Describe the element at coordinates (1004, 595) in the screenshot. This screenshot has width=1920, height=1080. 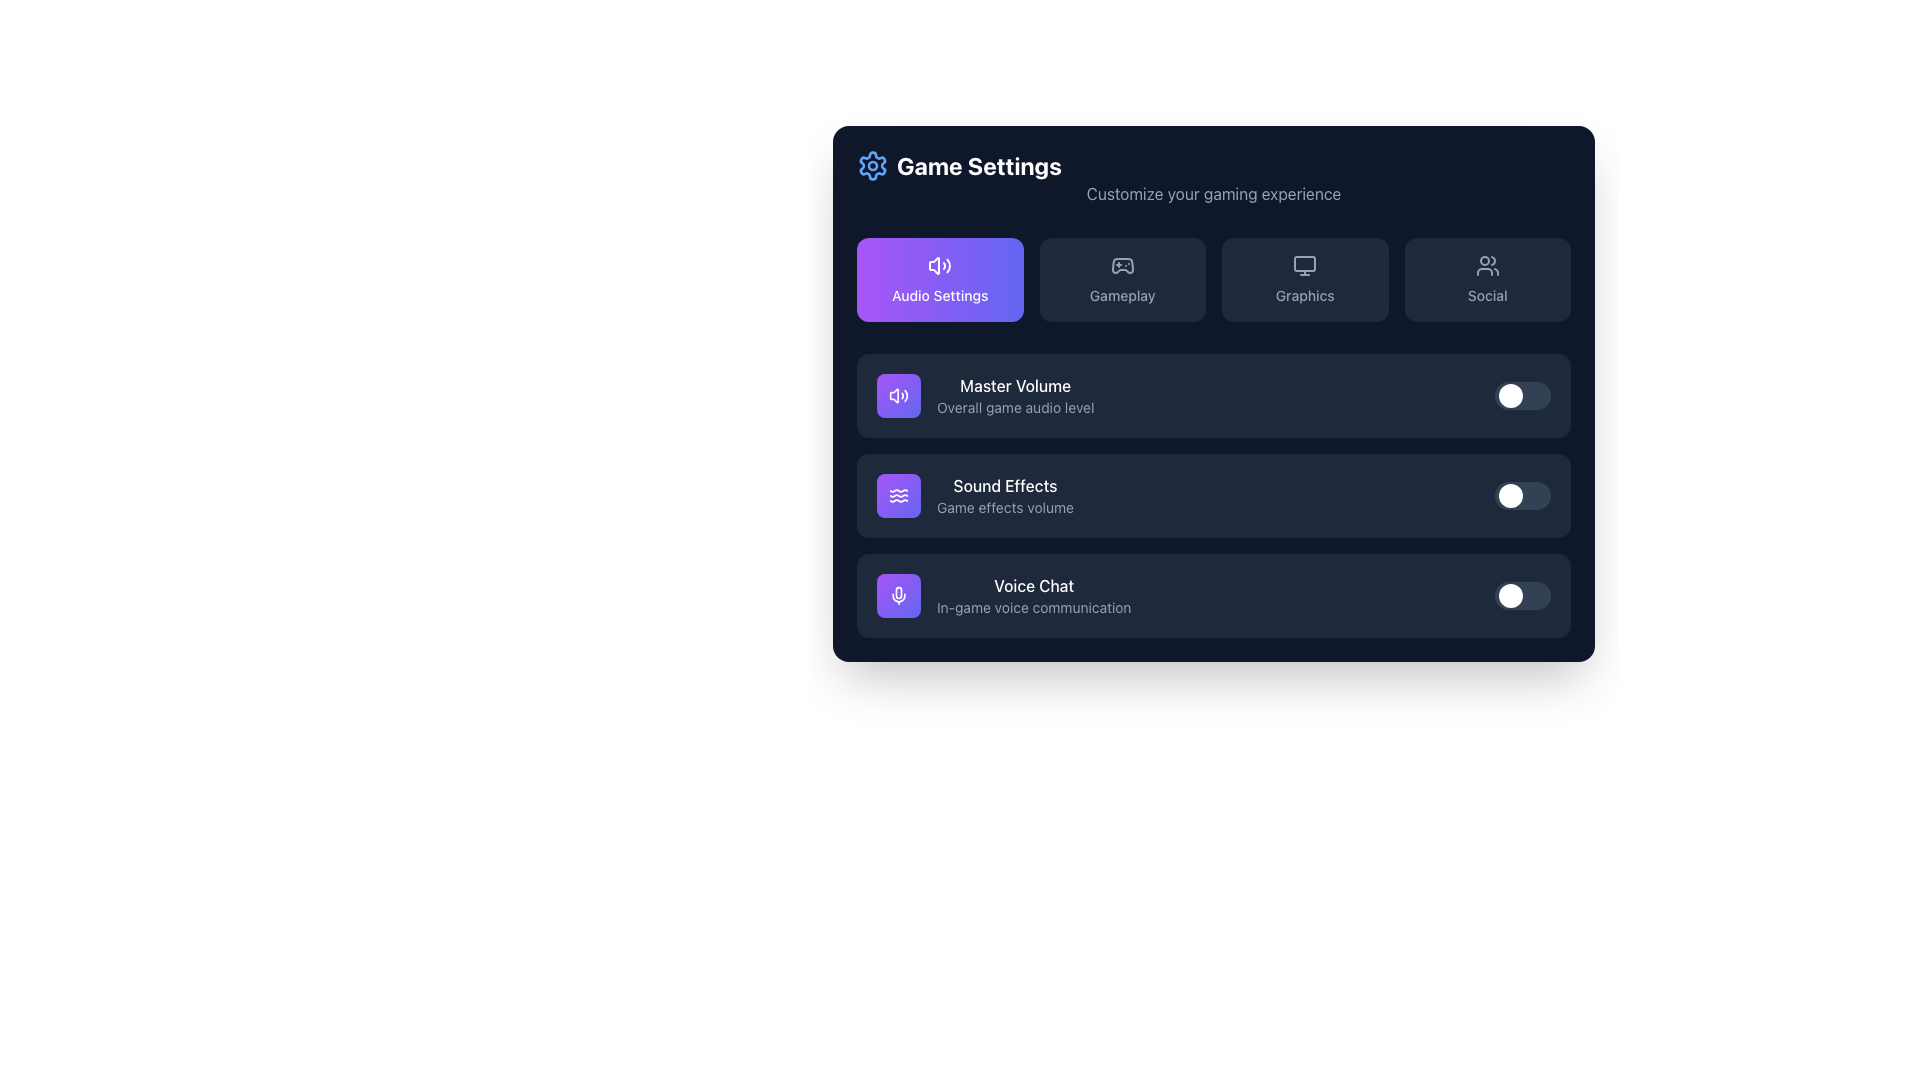
I see `the text` at that location.